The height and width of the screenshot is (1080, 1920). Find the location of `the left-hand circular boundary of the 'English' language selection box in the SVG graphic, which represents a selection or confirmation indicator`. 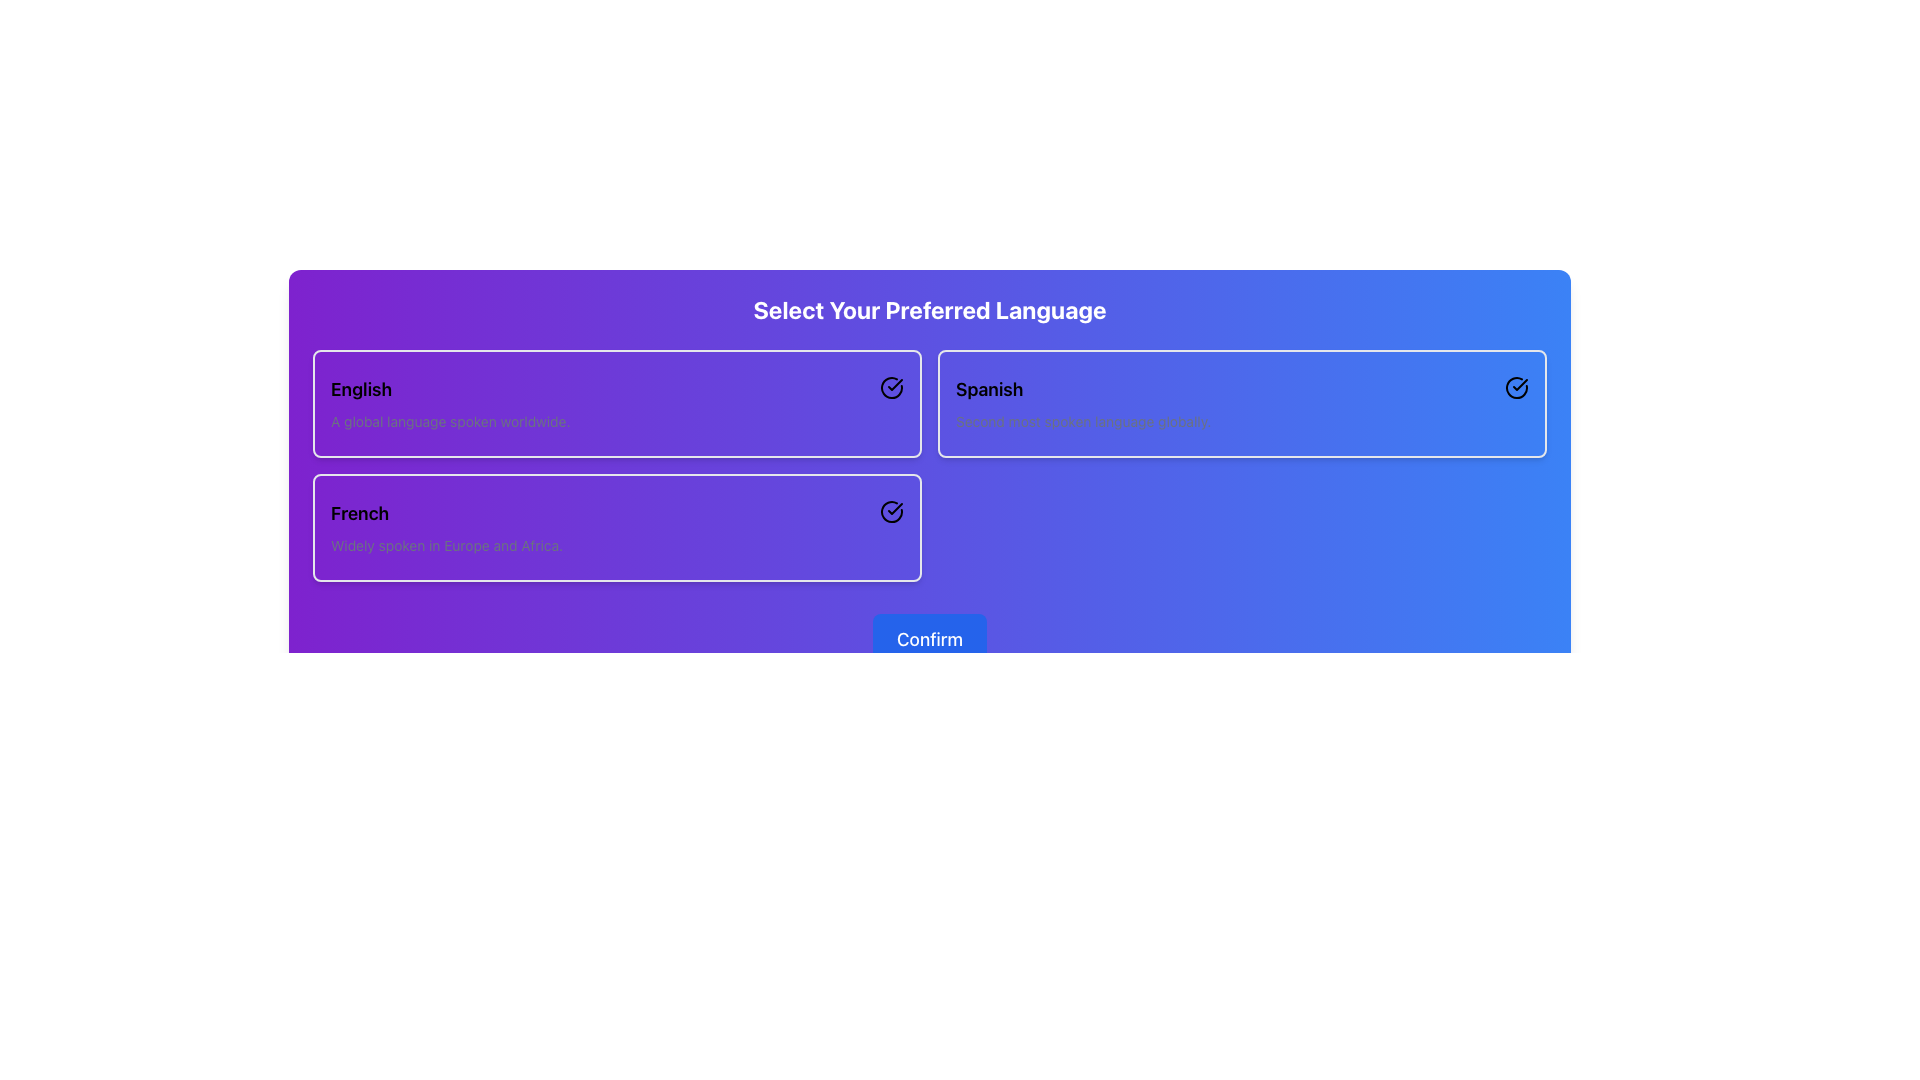

the left-hand circular boundary of the 'English' language selection box in the SVG graphic, which represents a selection or confirmation indicator is located at coordinates (891, 388).